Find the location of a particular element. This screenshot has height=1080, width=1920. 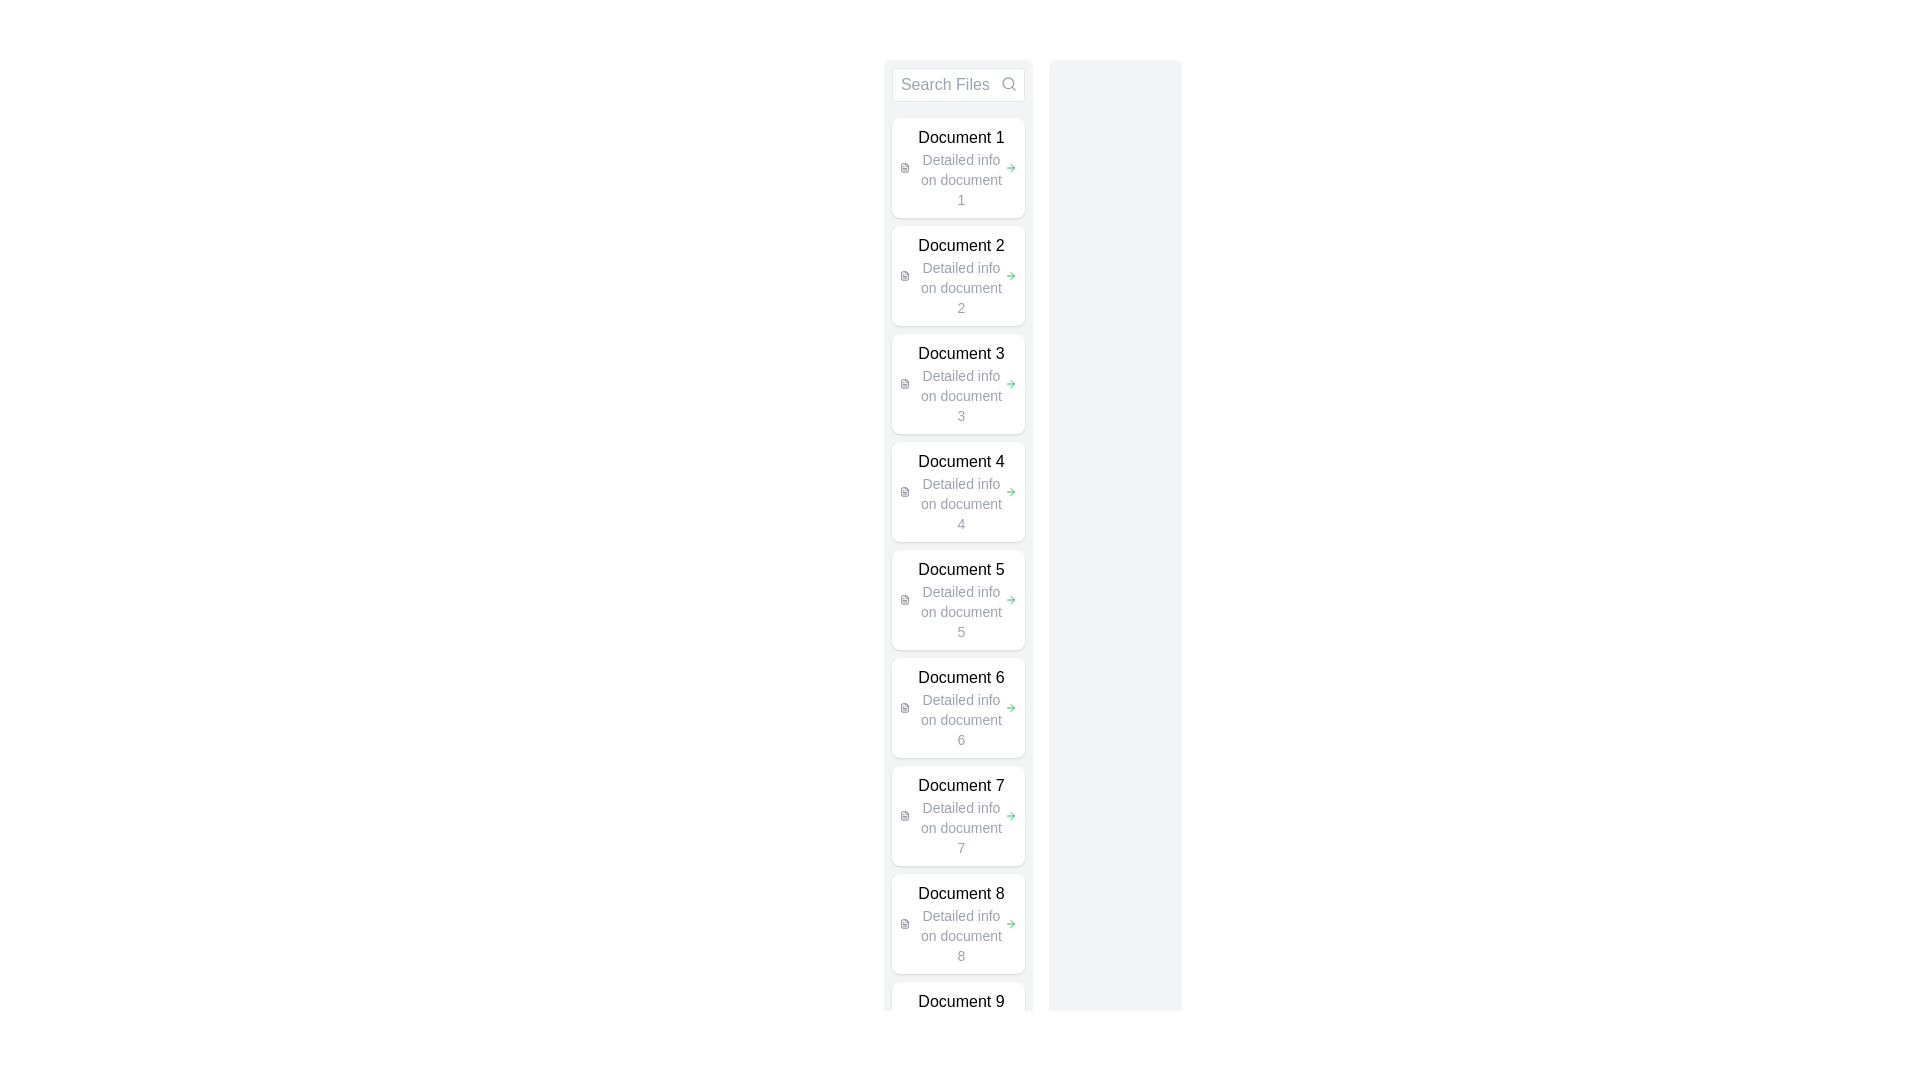

the clickable list item representing 'Document 4' is located at coordinates (957, 492).